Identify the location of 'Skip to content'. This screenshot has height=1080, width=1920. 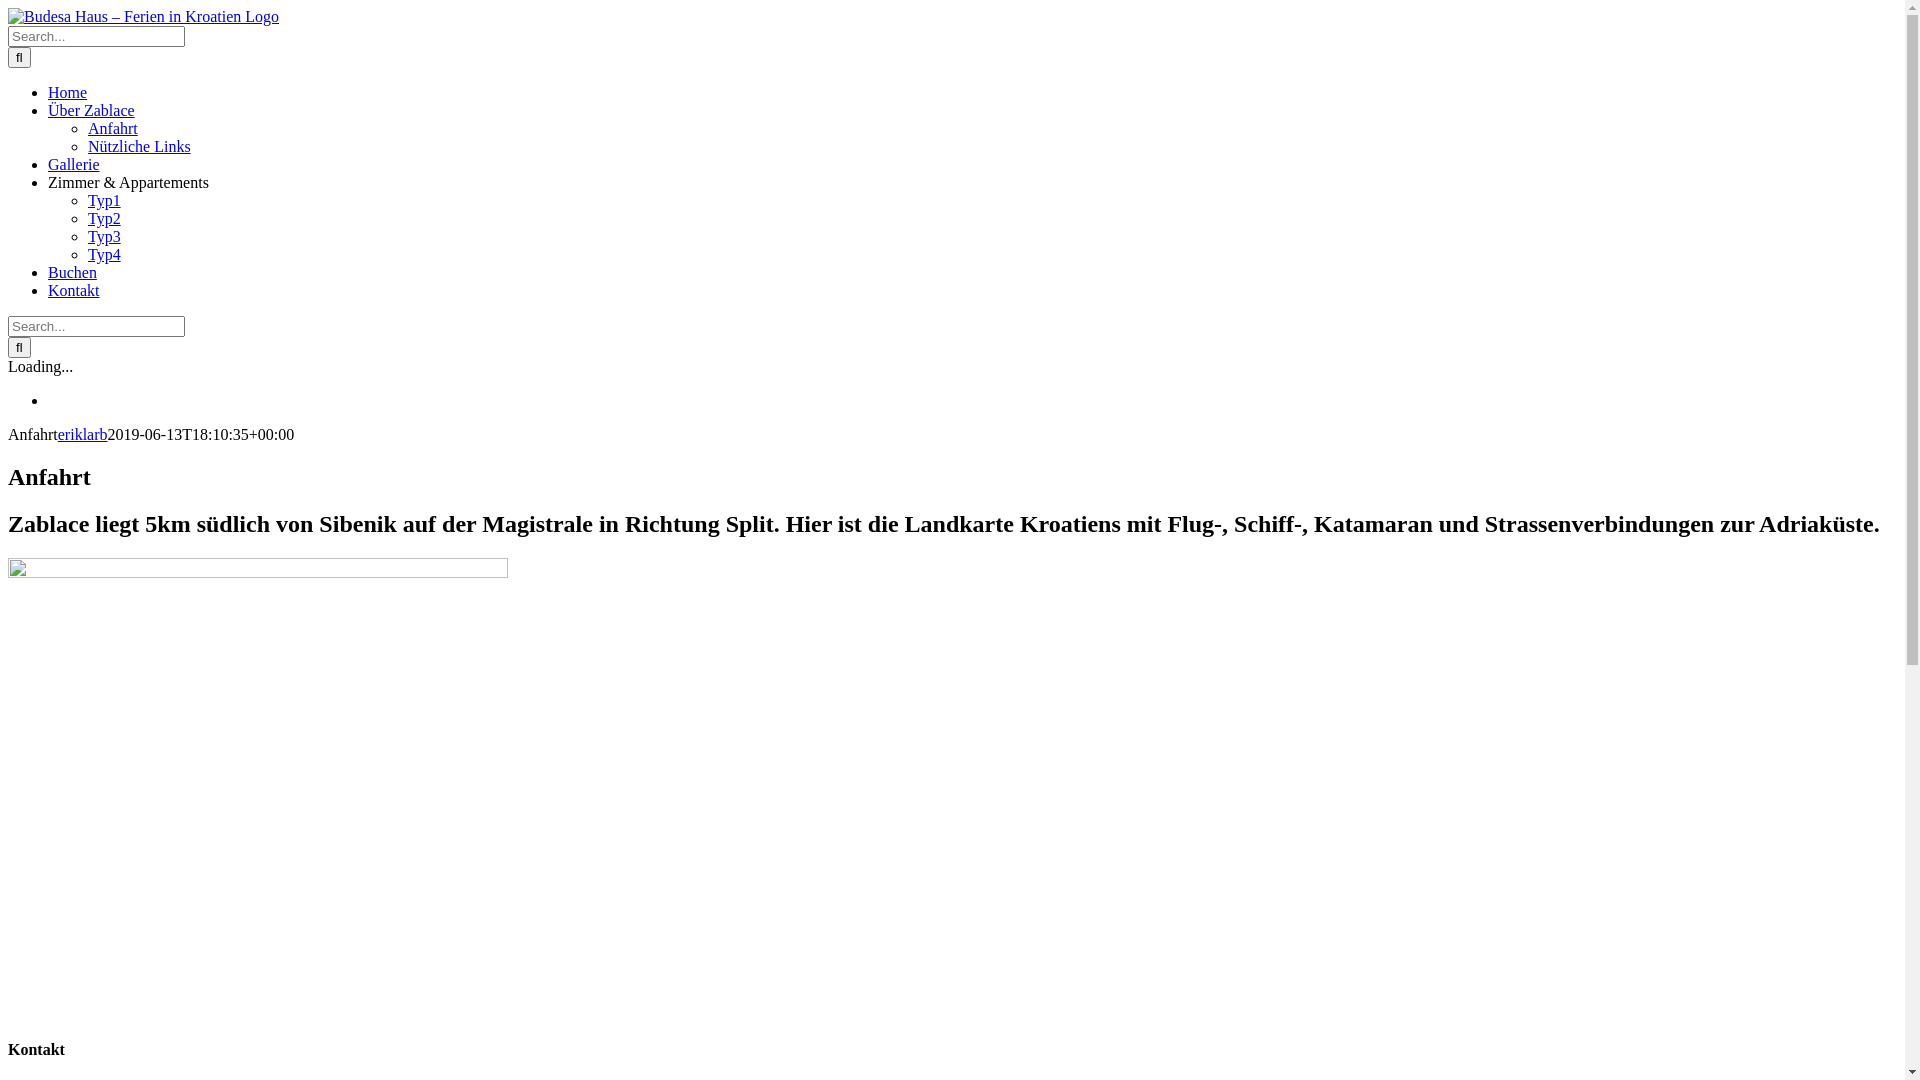
(7, 7).